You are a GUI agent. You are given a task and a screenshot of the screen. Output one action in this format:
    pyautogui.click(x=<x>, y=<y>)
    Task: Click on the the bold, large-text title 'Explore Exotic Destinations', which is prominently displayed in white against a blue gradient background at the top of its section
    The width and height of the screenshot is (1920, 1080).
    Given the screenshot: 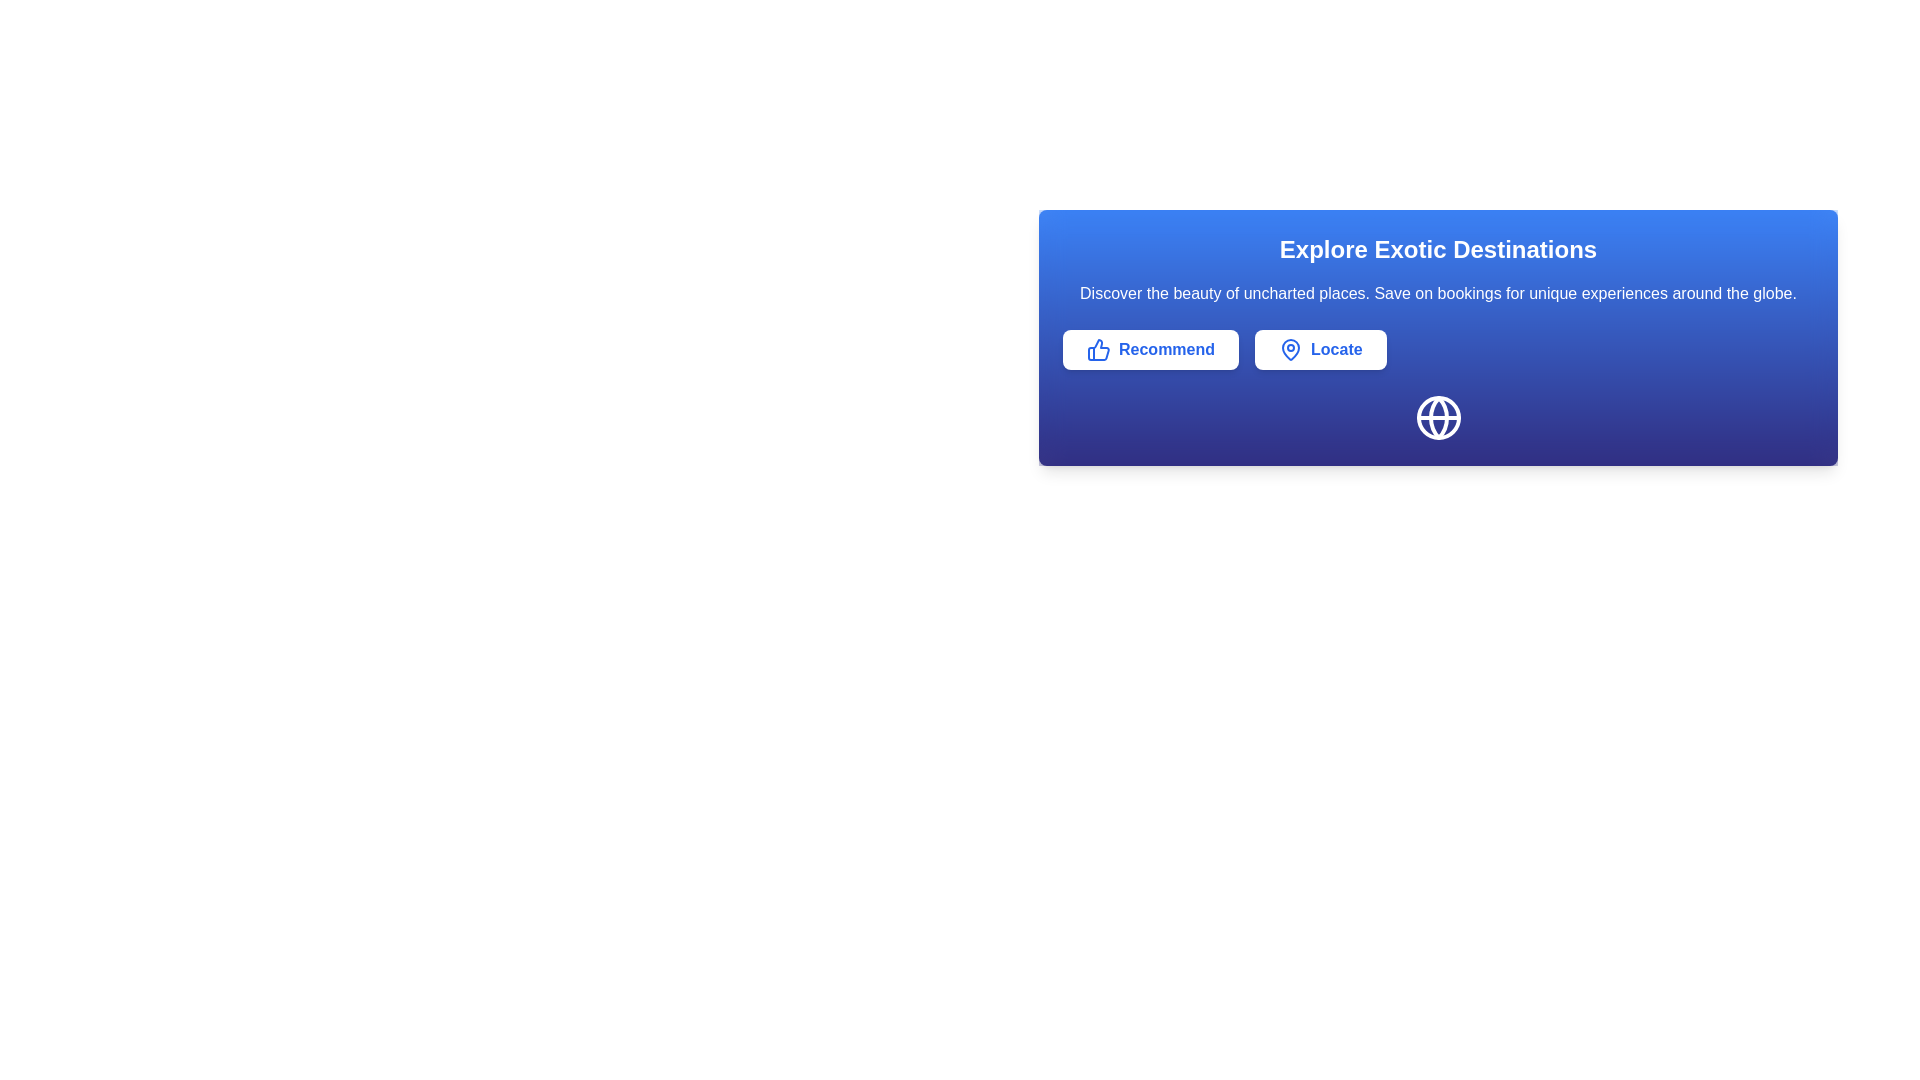 What is the action you would take?
    pyautogui.click(x=1437, y=249)
    